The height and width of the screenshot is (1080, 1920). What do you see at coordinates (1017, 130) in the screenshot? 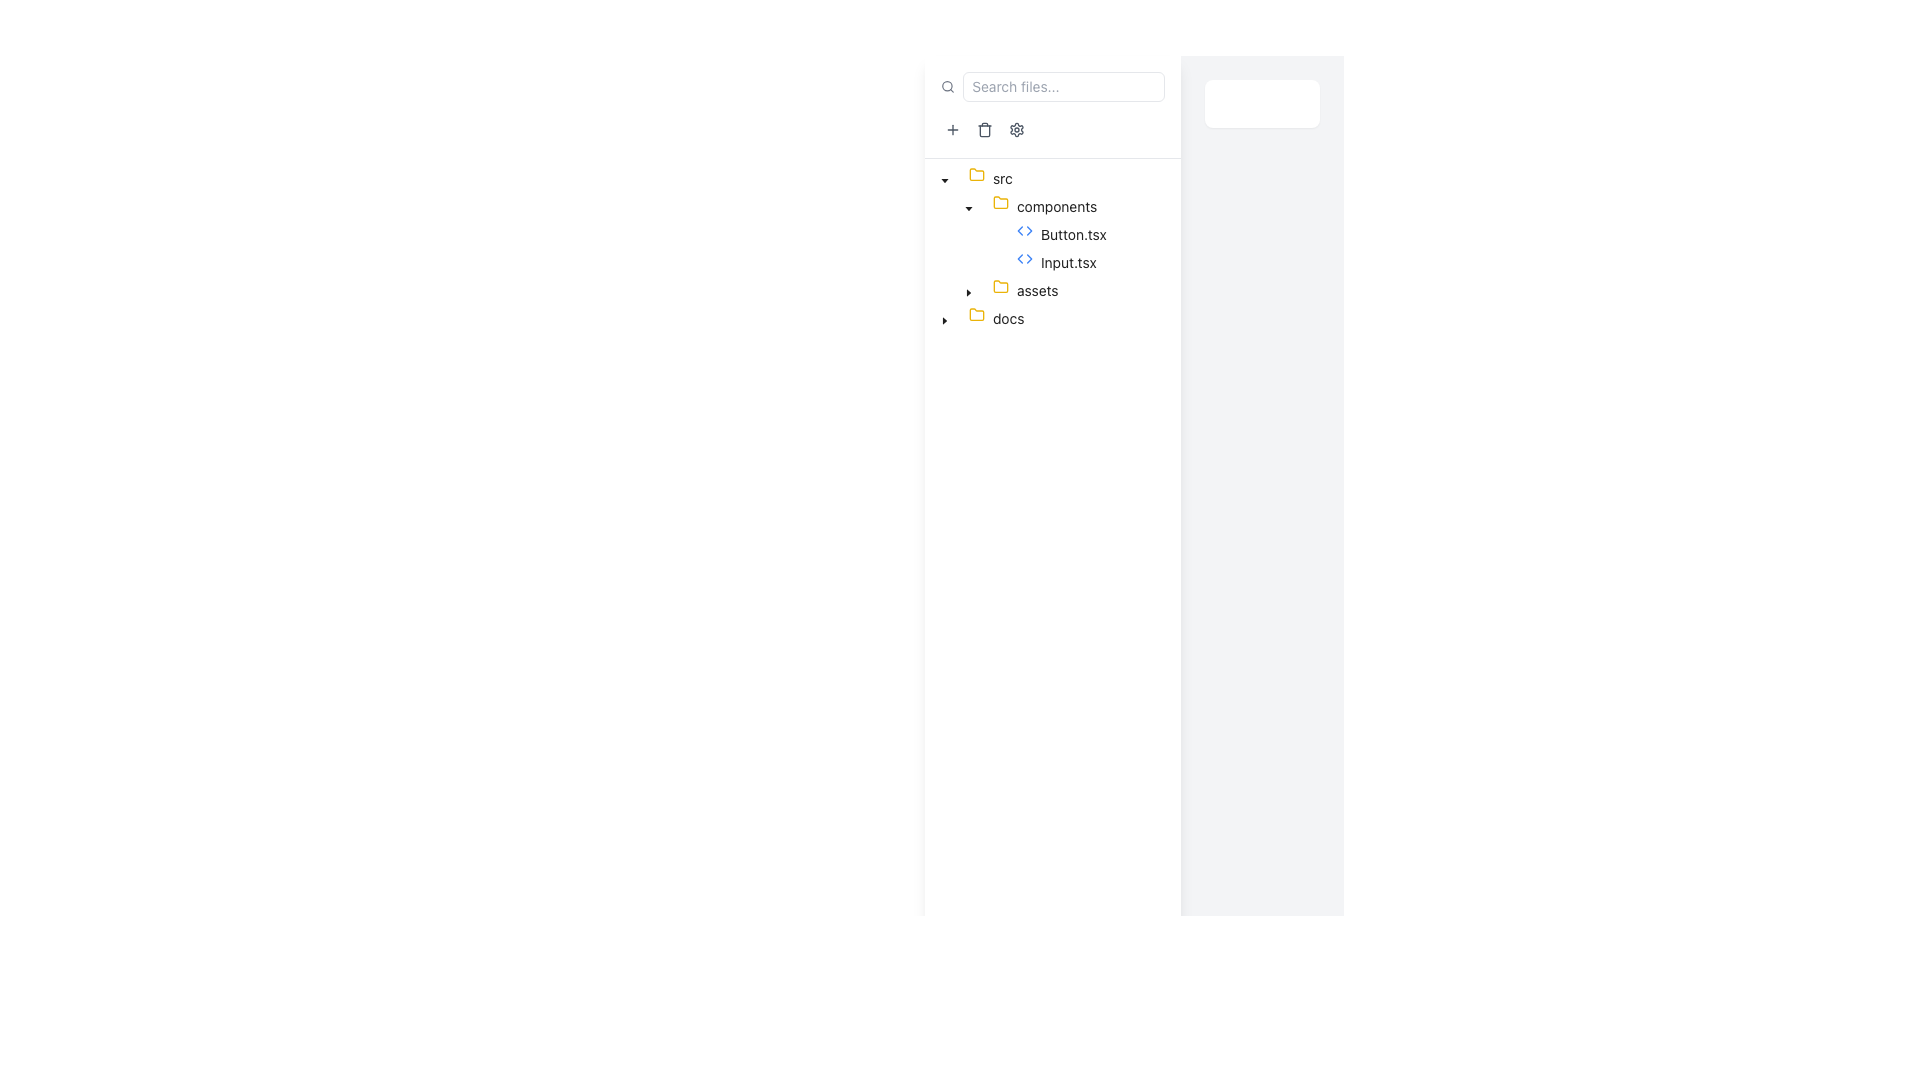
I see `the cogwheel-shaped icon representing settings located at the top-left panel of the interface, near the search bar` at bounding box center [1017, 130].